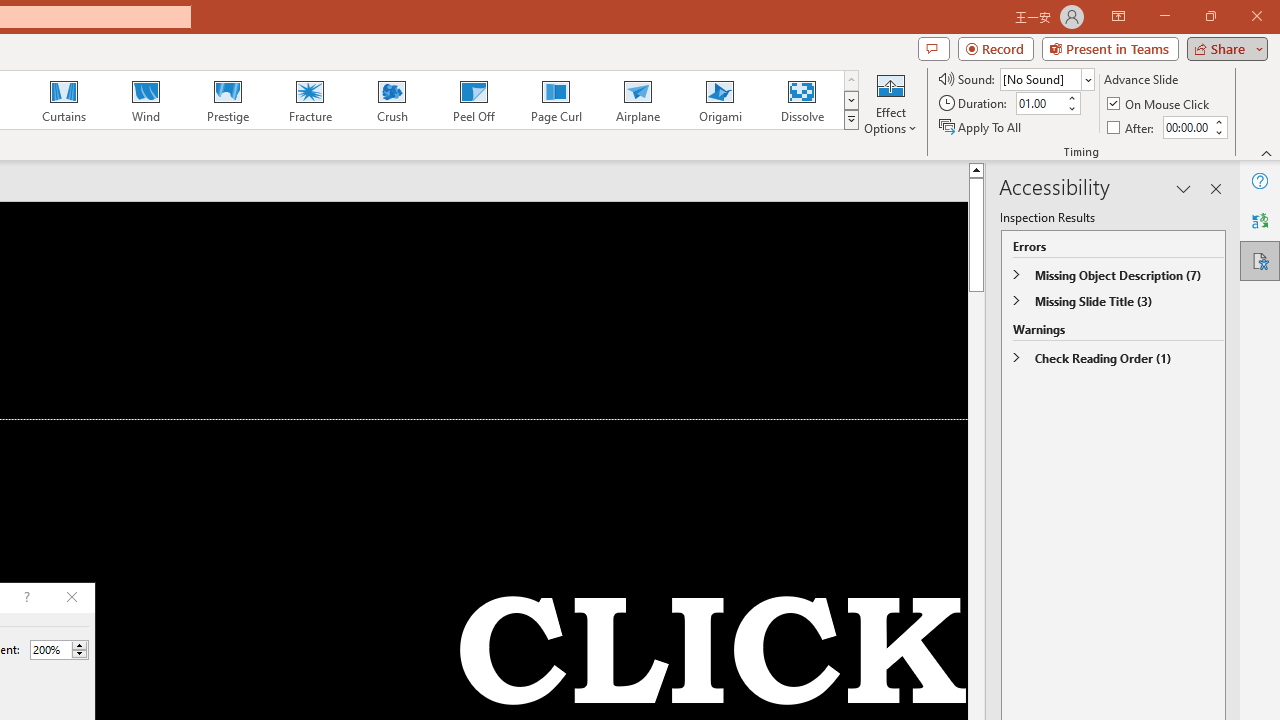  I want to click on 'Apply To All', so click(981, 127).